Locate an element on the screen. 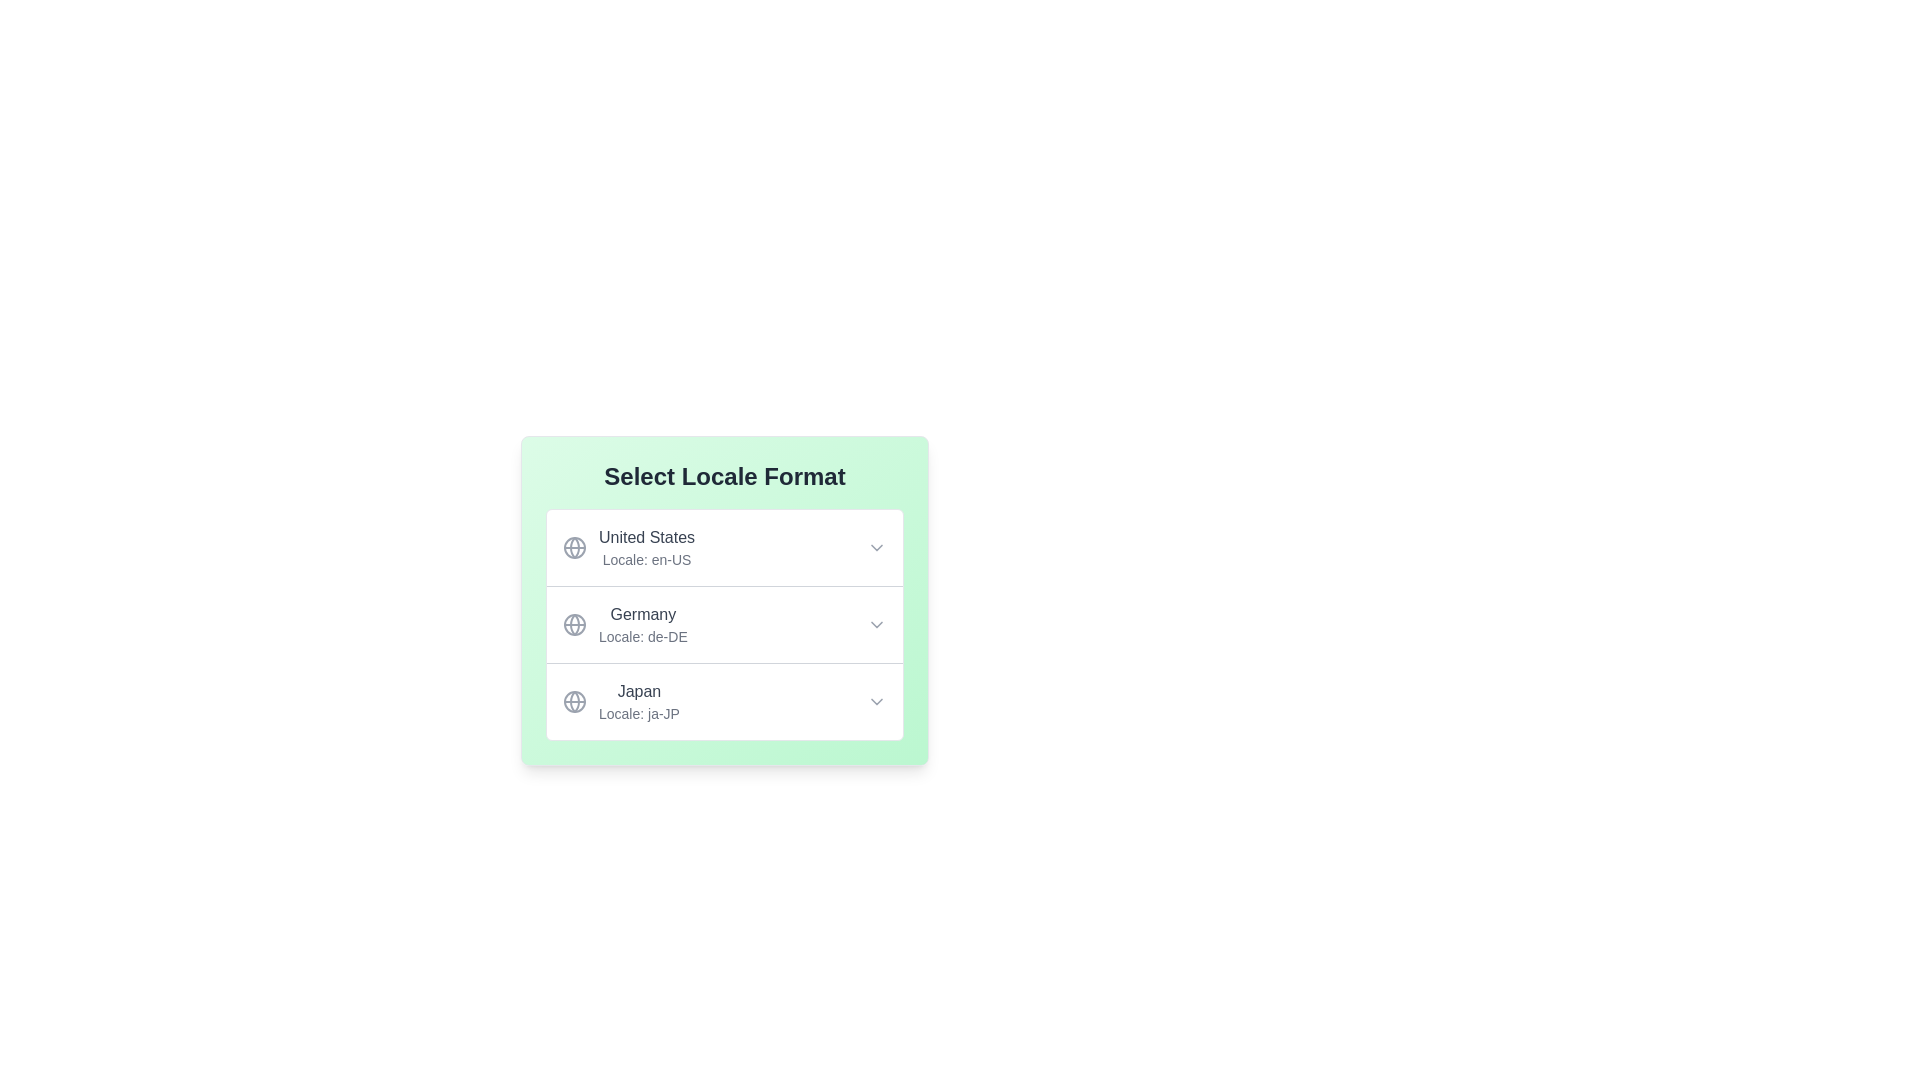  the list item for Germany is located at coordinates (723, 623).